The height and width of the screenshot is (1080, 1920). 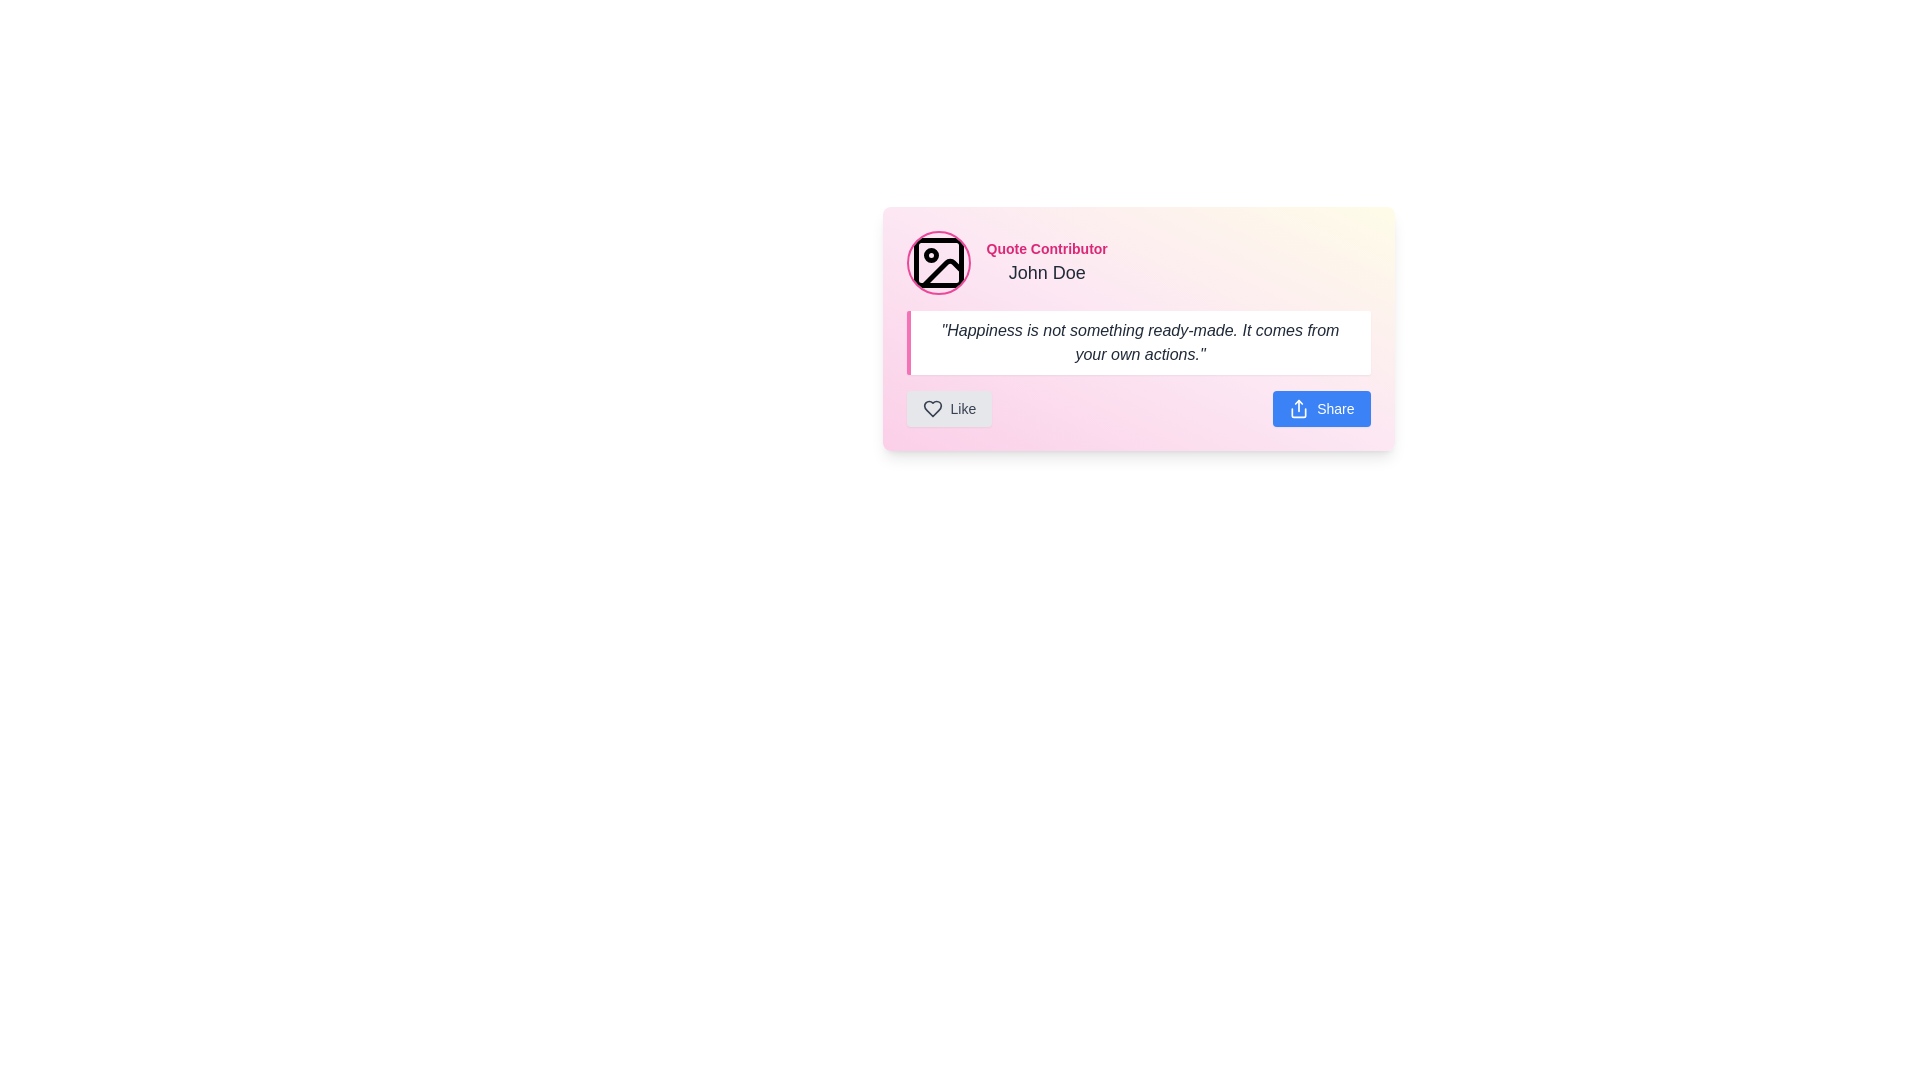 I want to click on the Profile Image Placeholder, which is a bordered circular icon with a pink border and a simplistic image symbol, so click(x=937, y=261).